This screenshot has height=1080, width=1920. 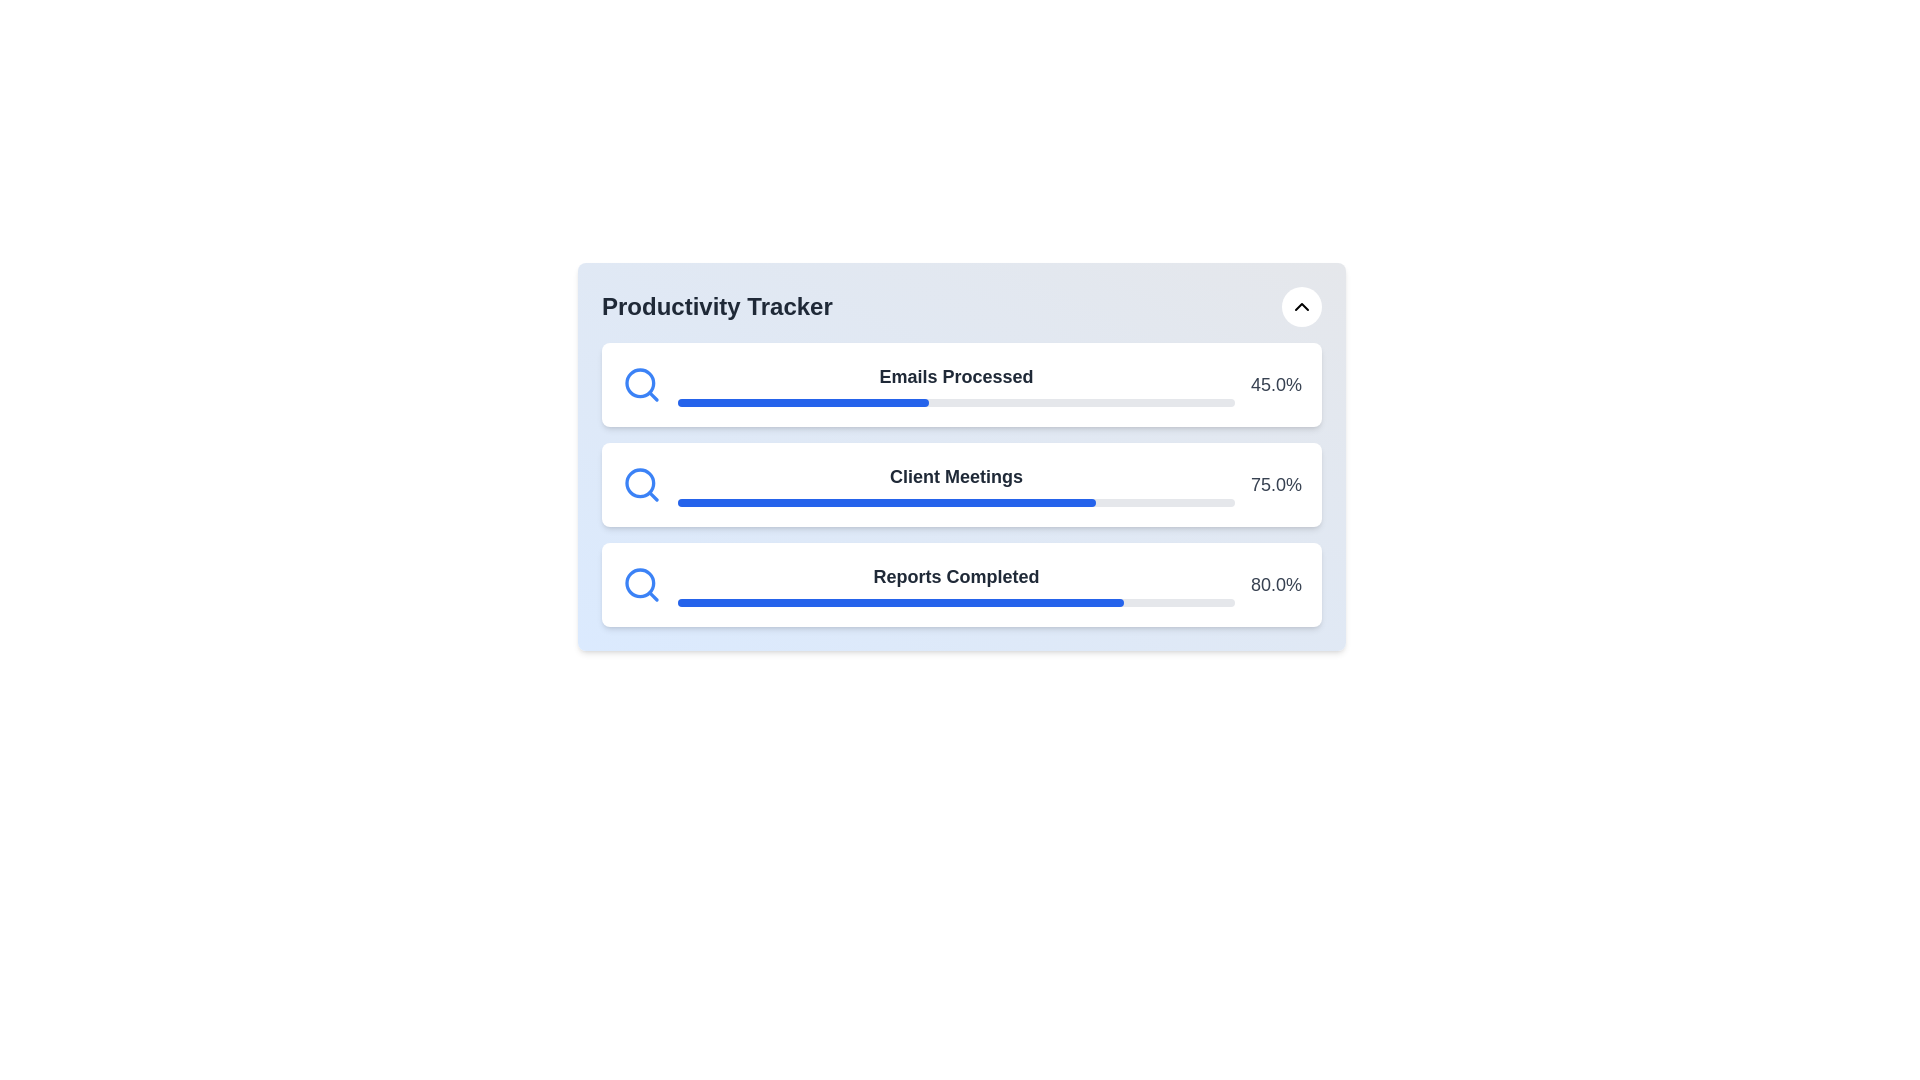 What do you see at coordinates (961, 385) in the screenshot?
I see `the Progress display card to visualize the progress in the bar, which is the first card in a vertical stack located near the top of the list` at bounding box center [961, 385].